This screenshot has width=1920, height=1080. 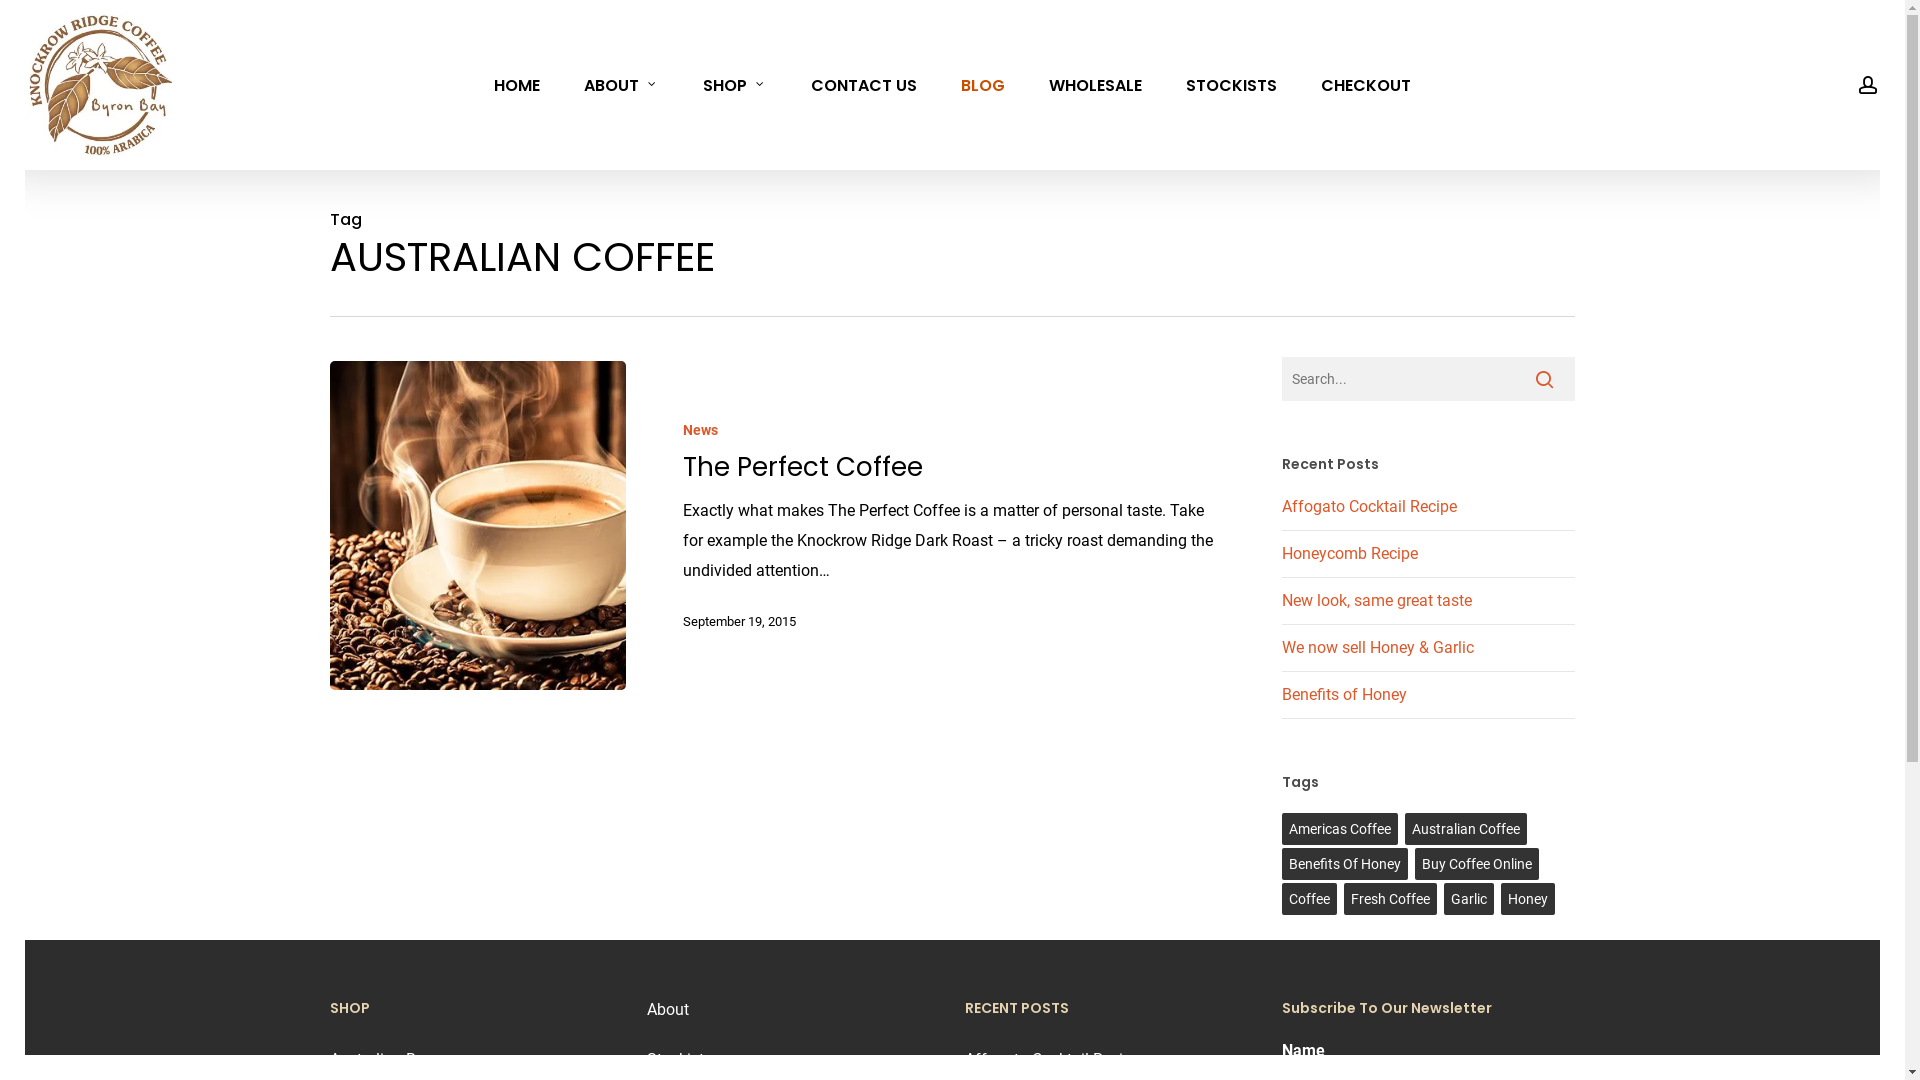 What do you see at coordinates (1465, 829) in the screenshot?
I see `'Australian Coffee'` at bounding box center [1465, 829].